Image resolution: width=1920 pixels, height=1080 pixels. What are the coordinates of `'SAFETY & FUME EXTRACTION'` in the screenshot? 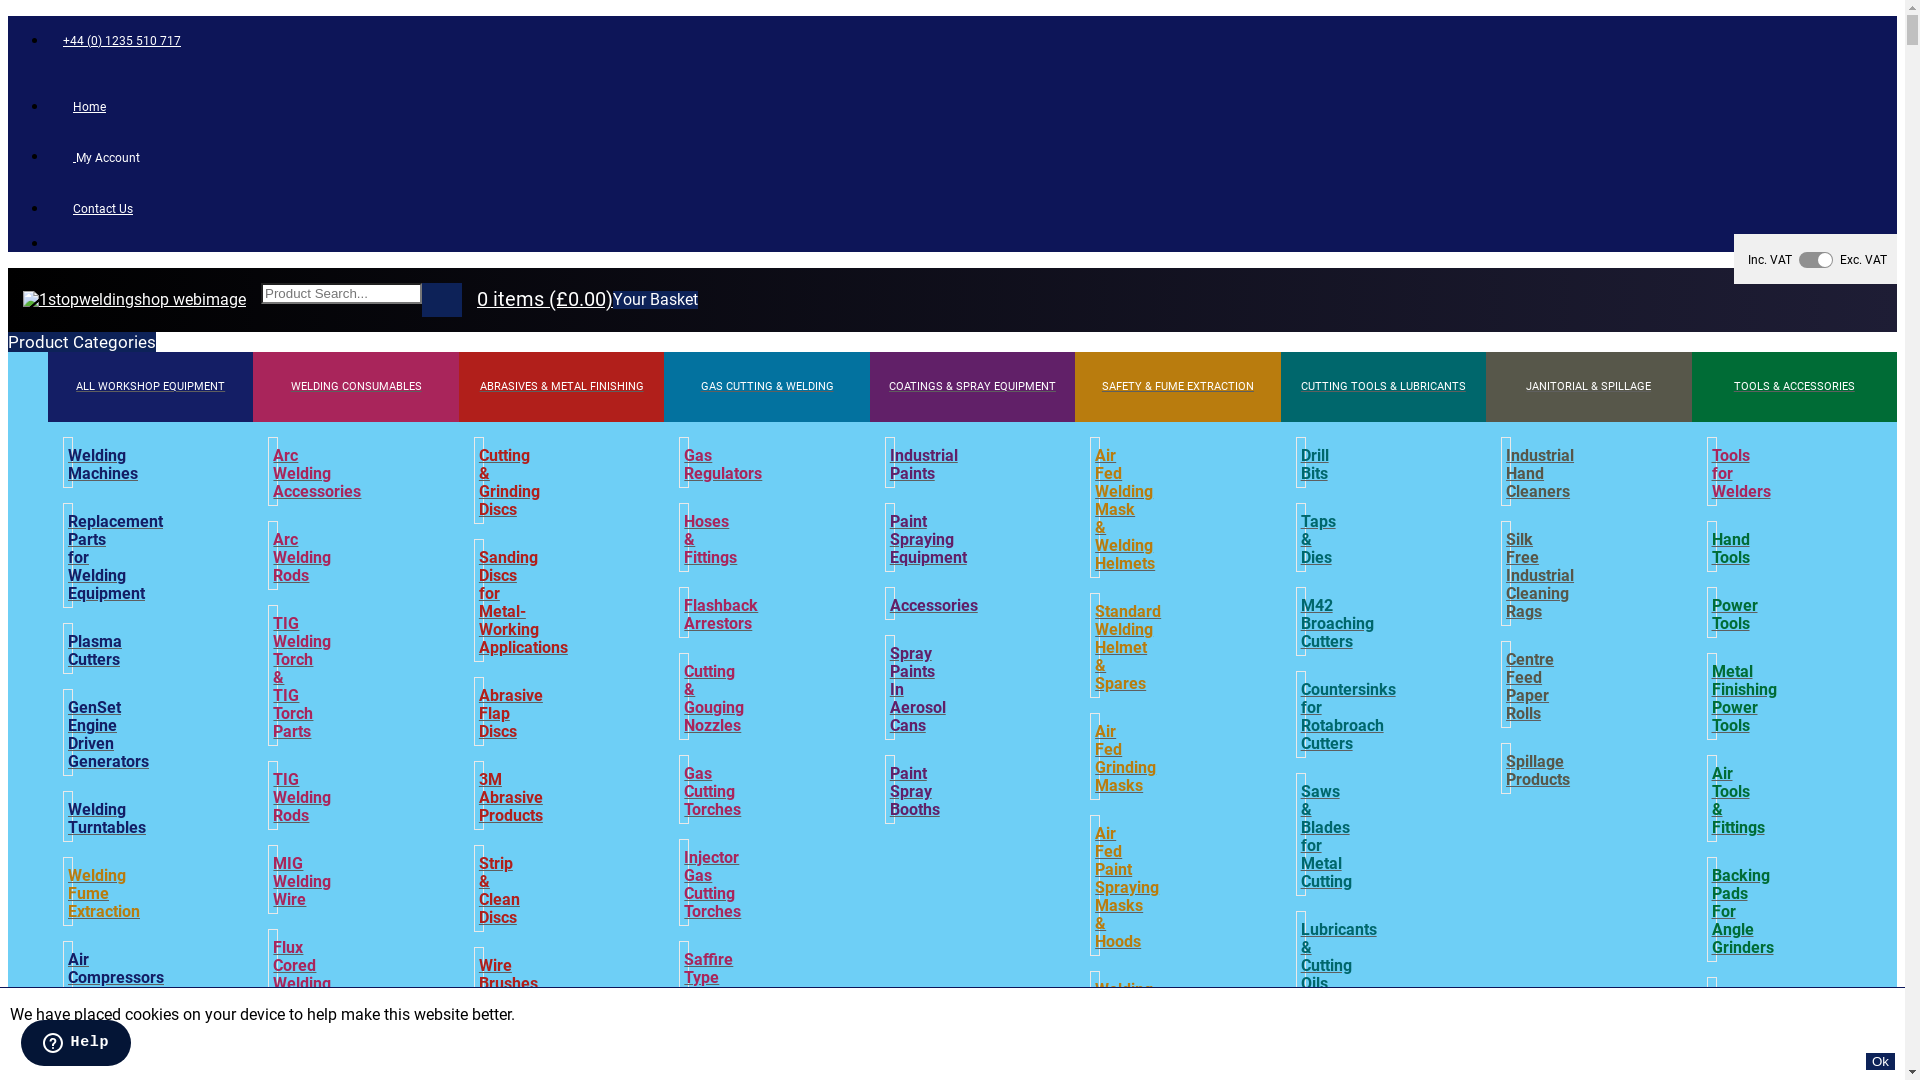 It's located at (1074, 386).